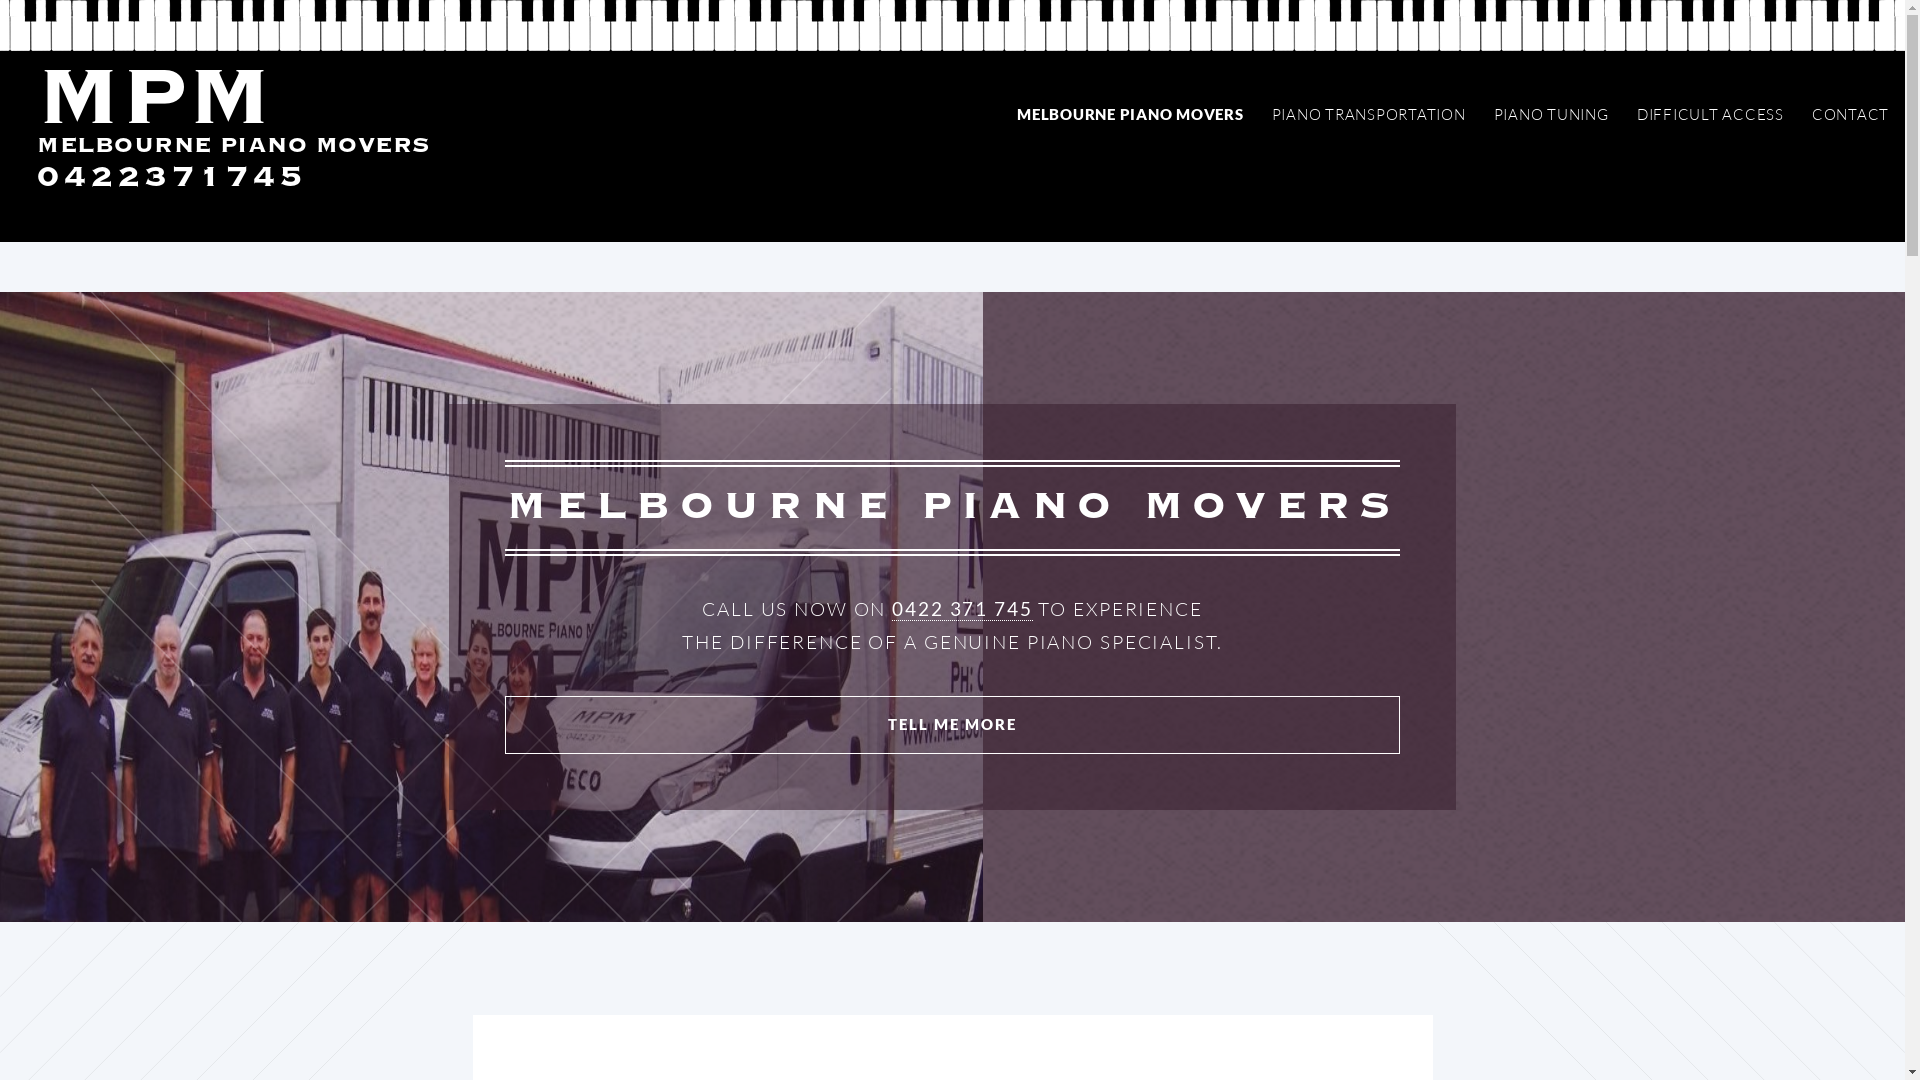 Image resolution: width=1920 pixels, height=1080 pixels. What do you see at coordinates (233, 134) in the screenshot?
I see `'MPM` at bounding box center [233, 134].